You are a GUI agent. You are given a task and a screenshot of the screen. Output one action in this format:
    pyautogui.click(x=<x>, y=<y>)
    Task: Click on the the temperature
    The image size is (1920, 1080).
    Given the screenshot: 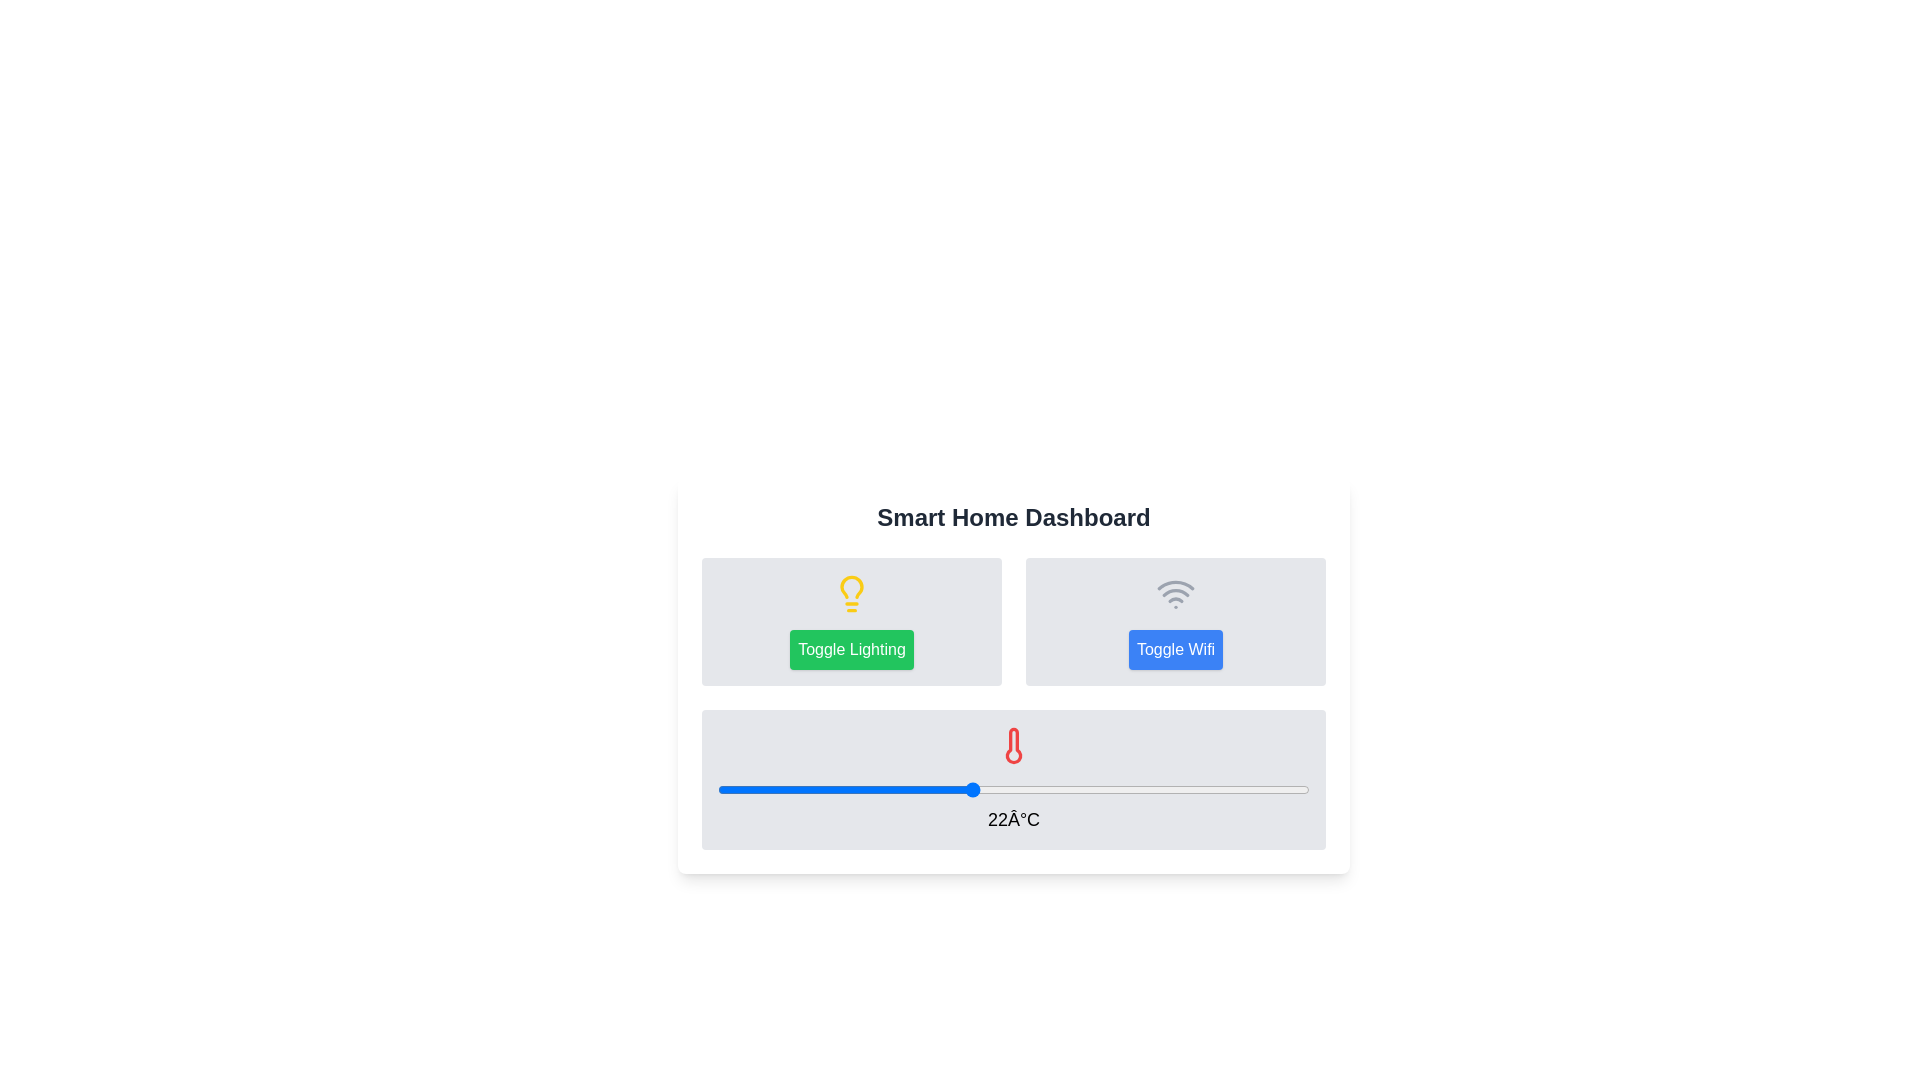 What is the action you would take?
    pyautogui.click(x=1224, y=789)
    